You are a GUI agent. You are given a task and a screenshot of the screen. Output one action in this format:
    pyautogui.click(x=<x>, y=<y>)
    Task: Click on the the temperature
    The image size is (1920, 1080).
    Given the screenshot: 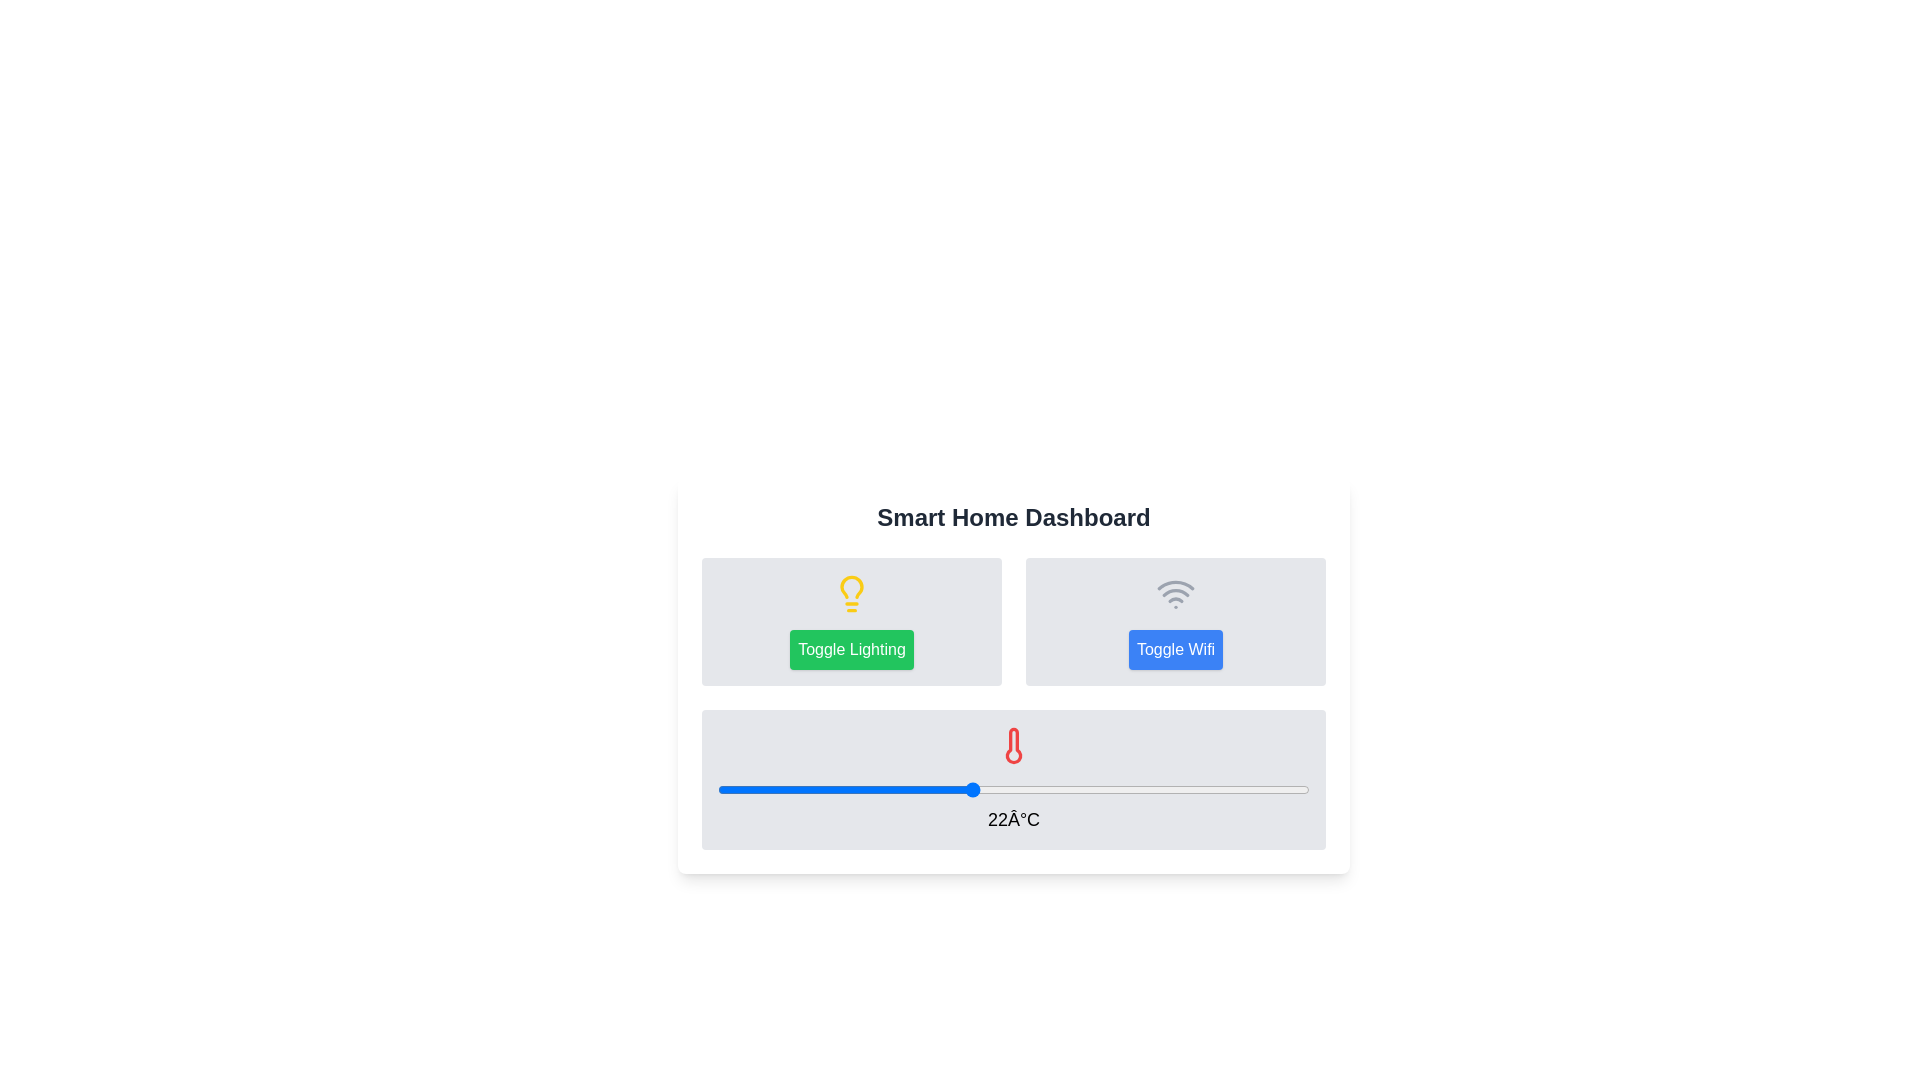 What is the action you would take?
    pyautogui.click(x=1224, y=789)
    